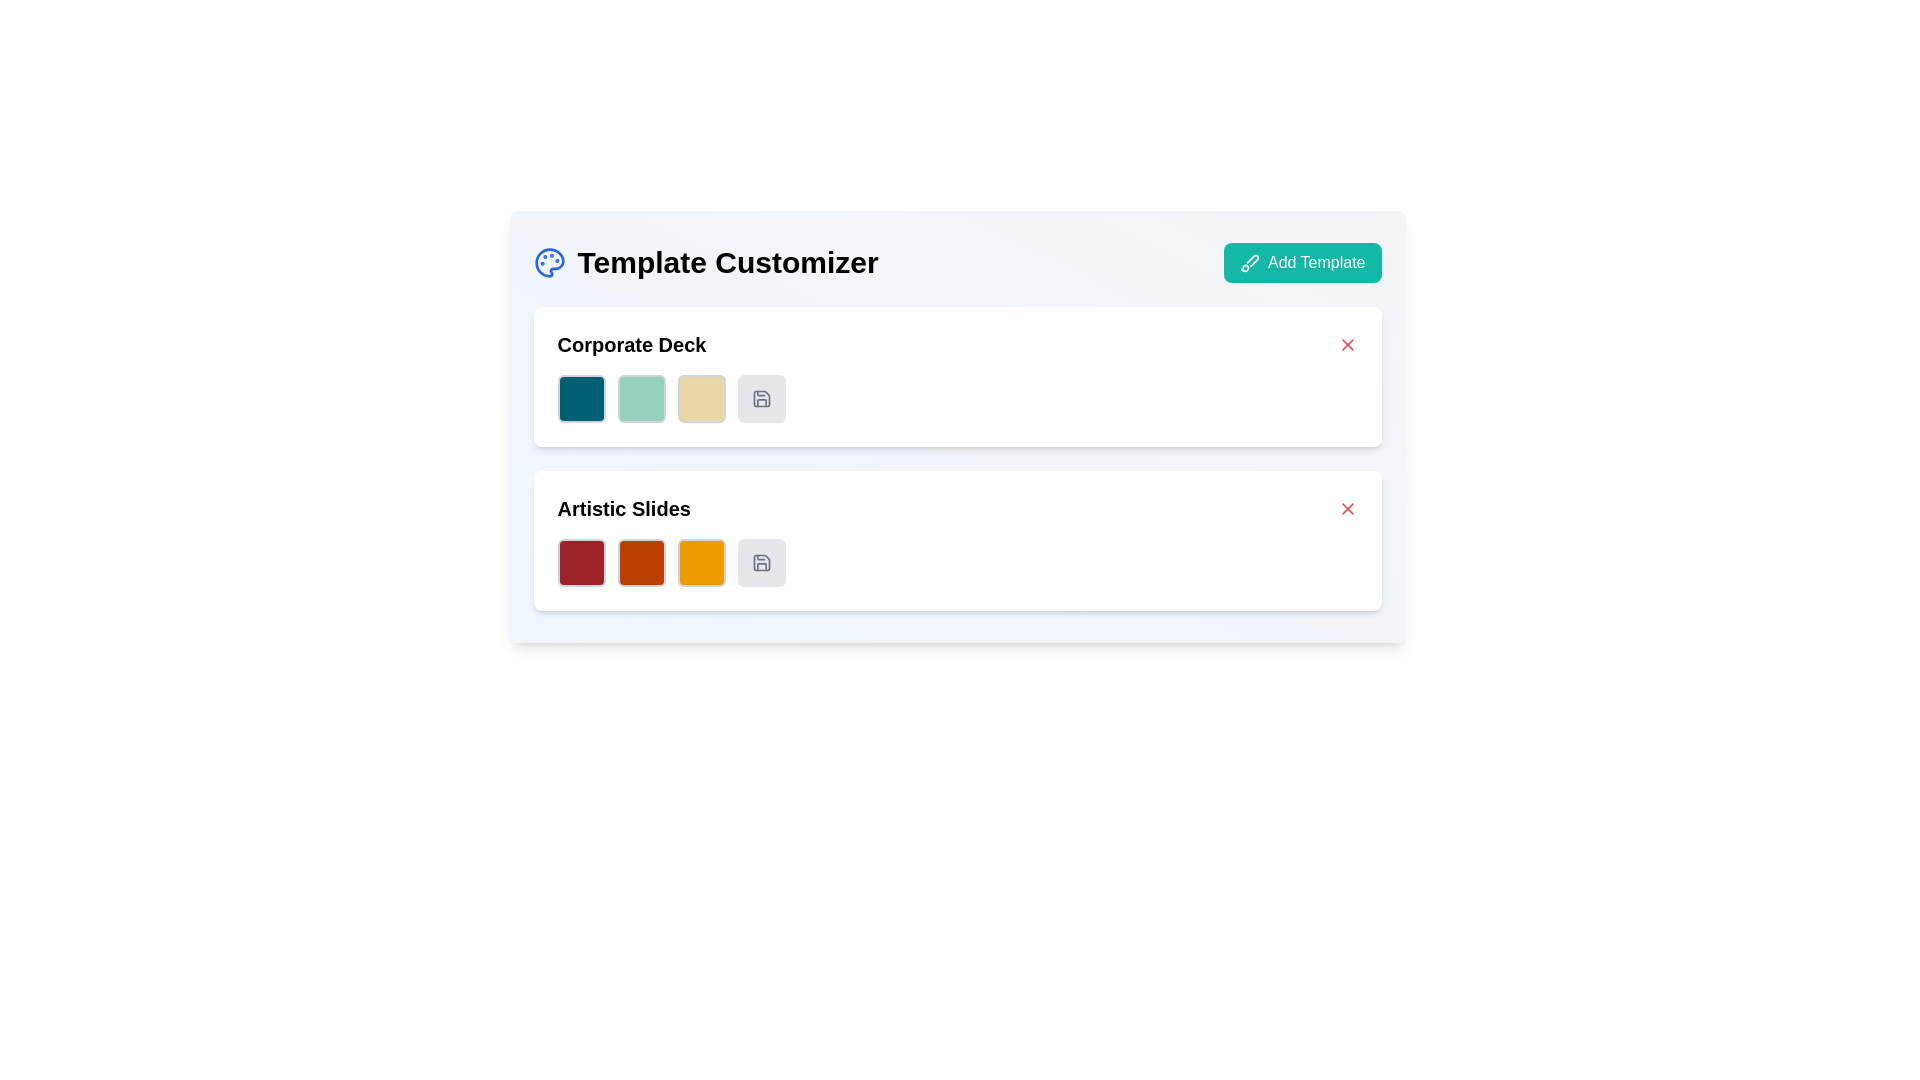  I want to click on the button located on the far right side of the 'Artistic Slides' section, so click(1347, 508).